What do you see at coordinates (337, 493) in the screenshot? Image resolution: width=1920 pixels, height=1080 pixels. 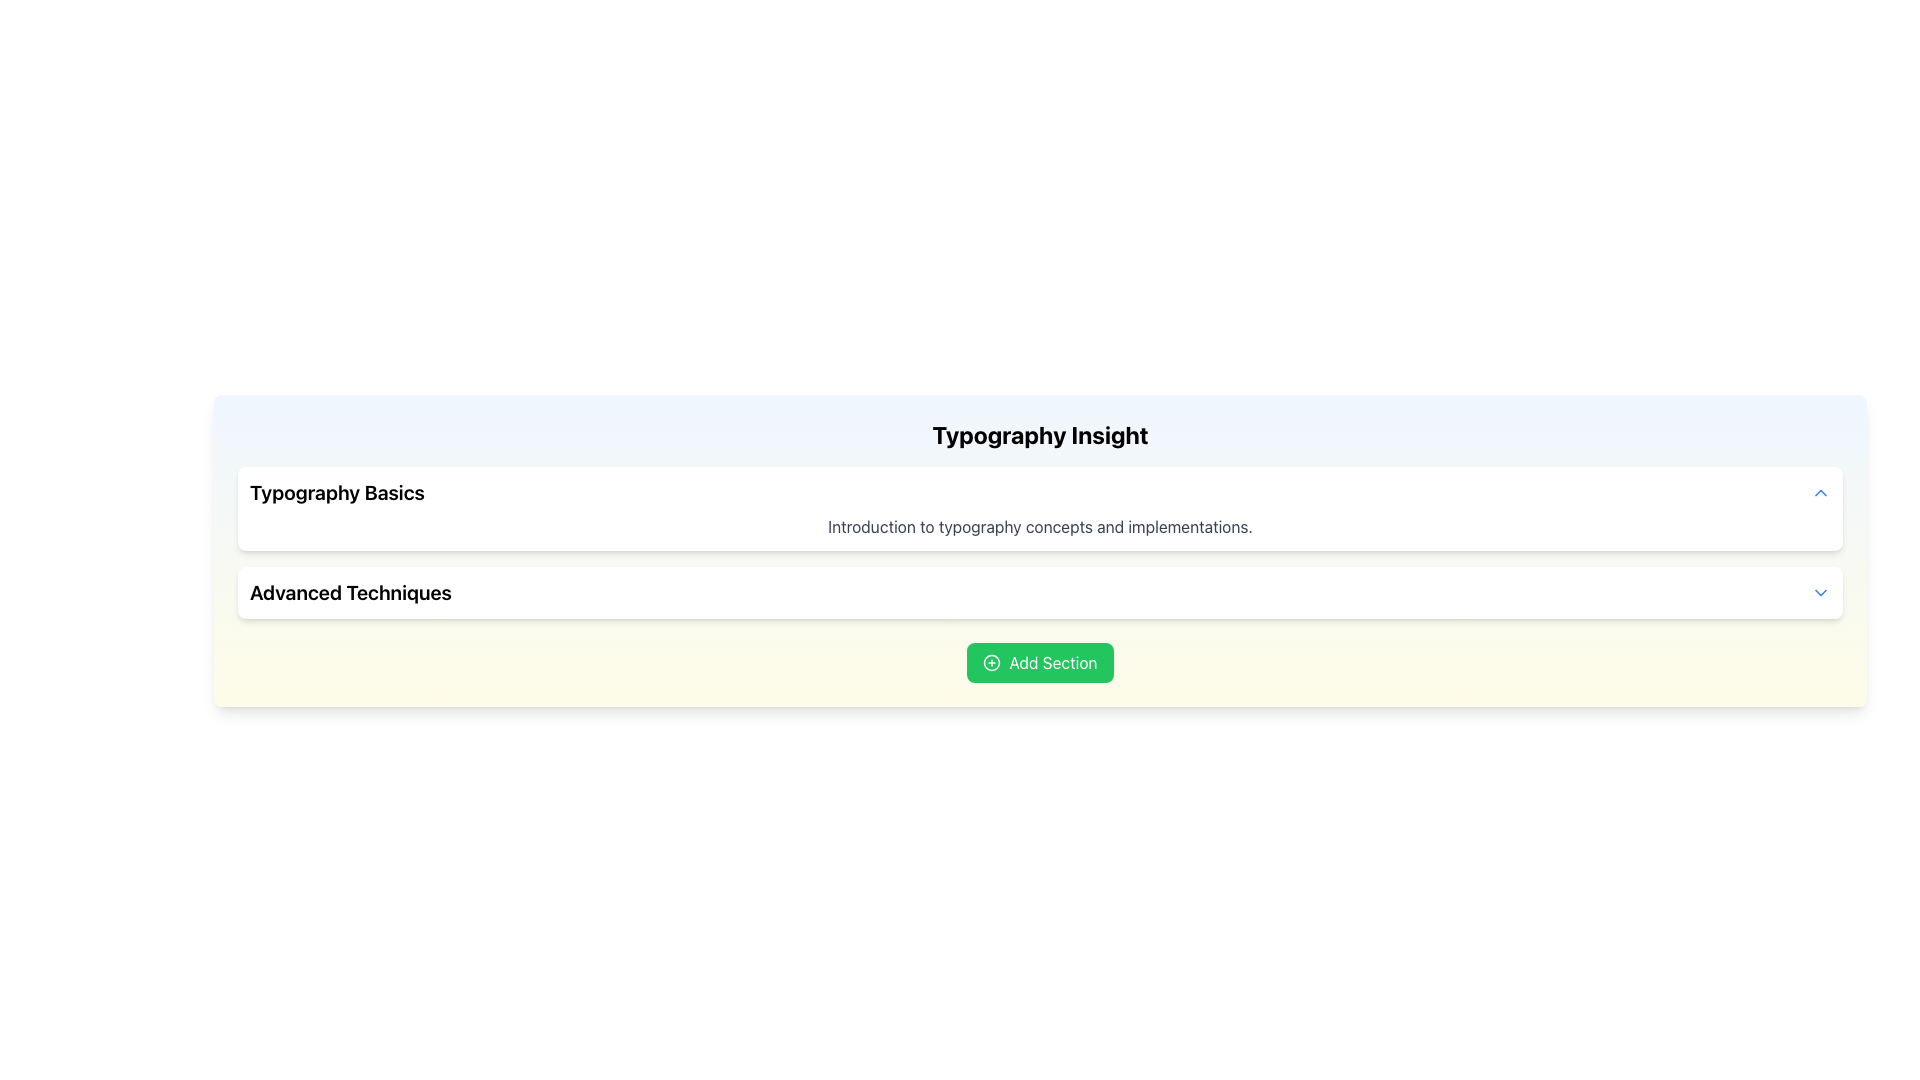 I see `the text label that serves as a section title for 'Typography Basics', located at the top of the visible content and aligned to the left side` at bounding box center [337, 493].